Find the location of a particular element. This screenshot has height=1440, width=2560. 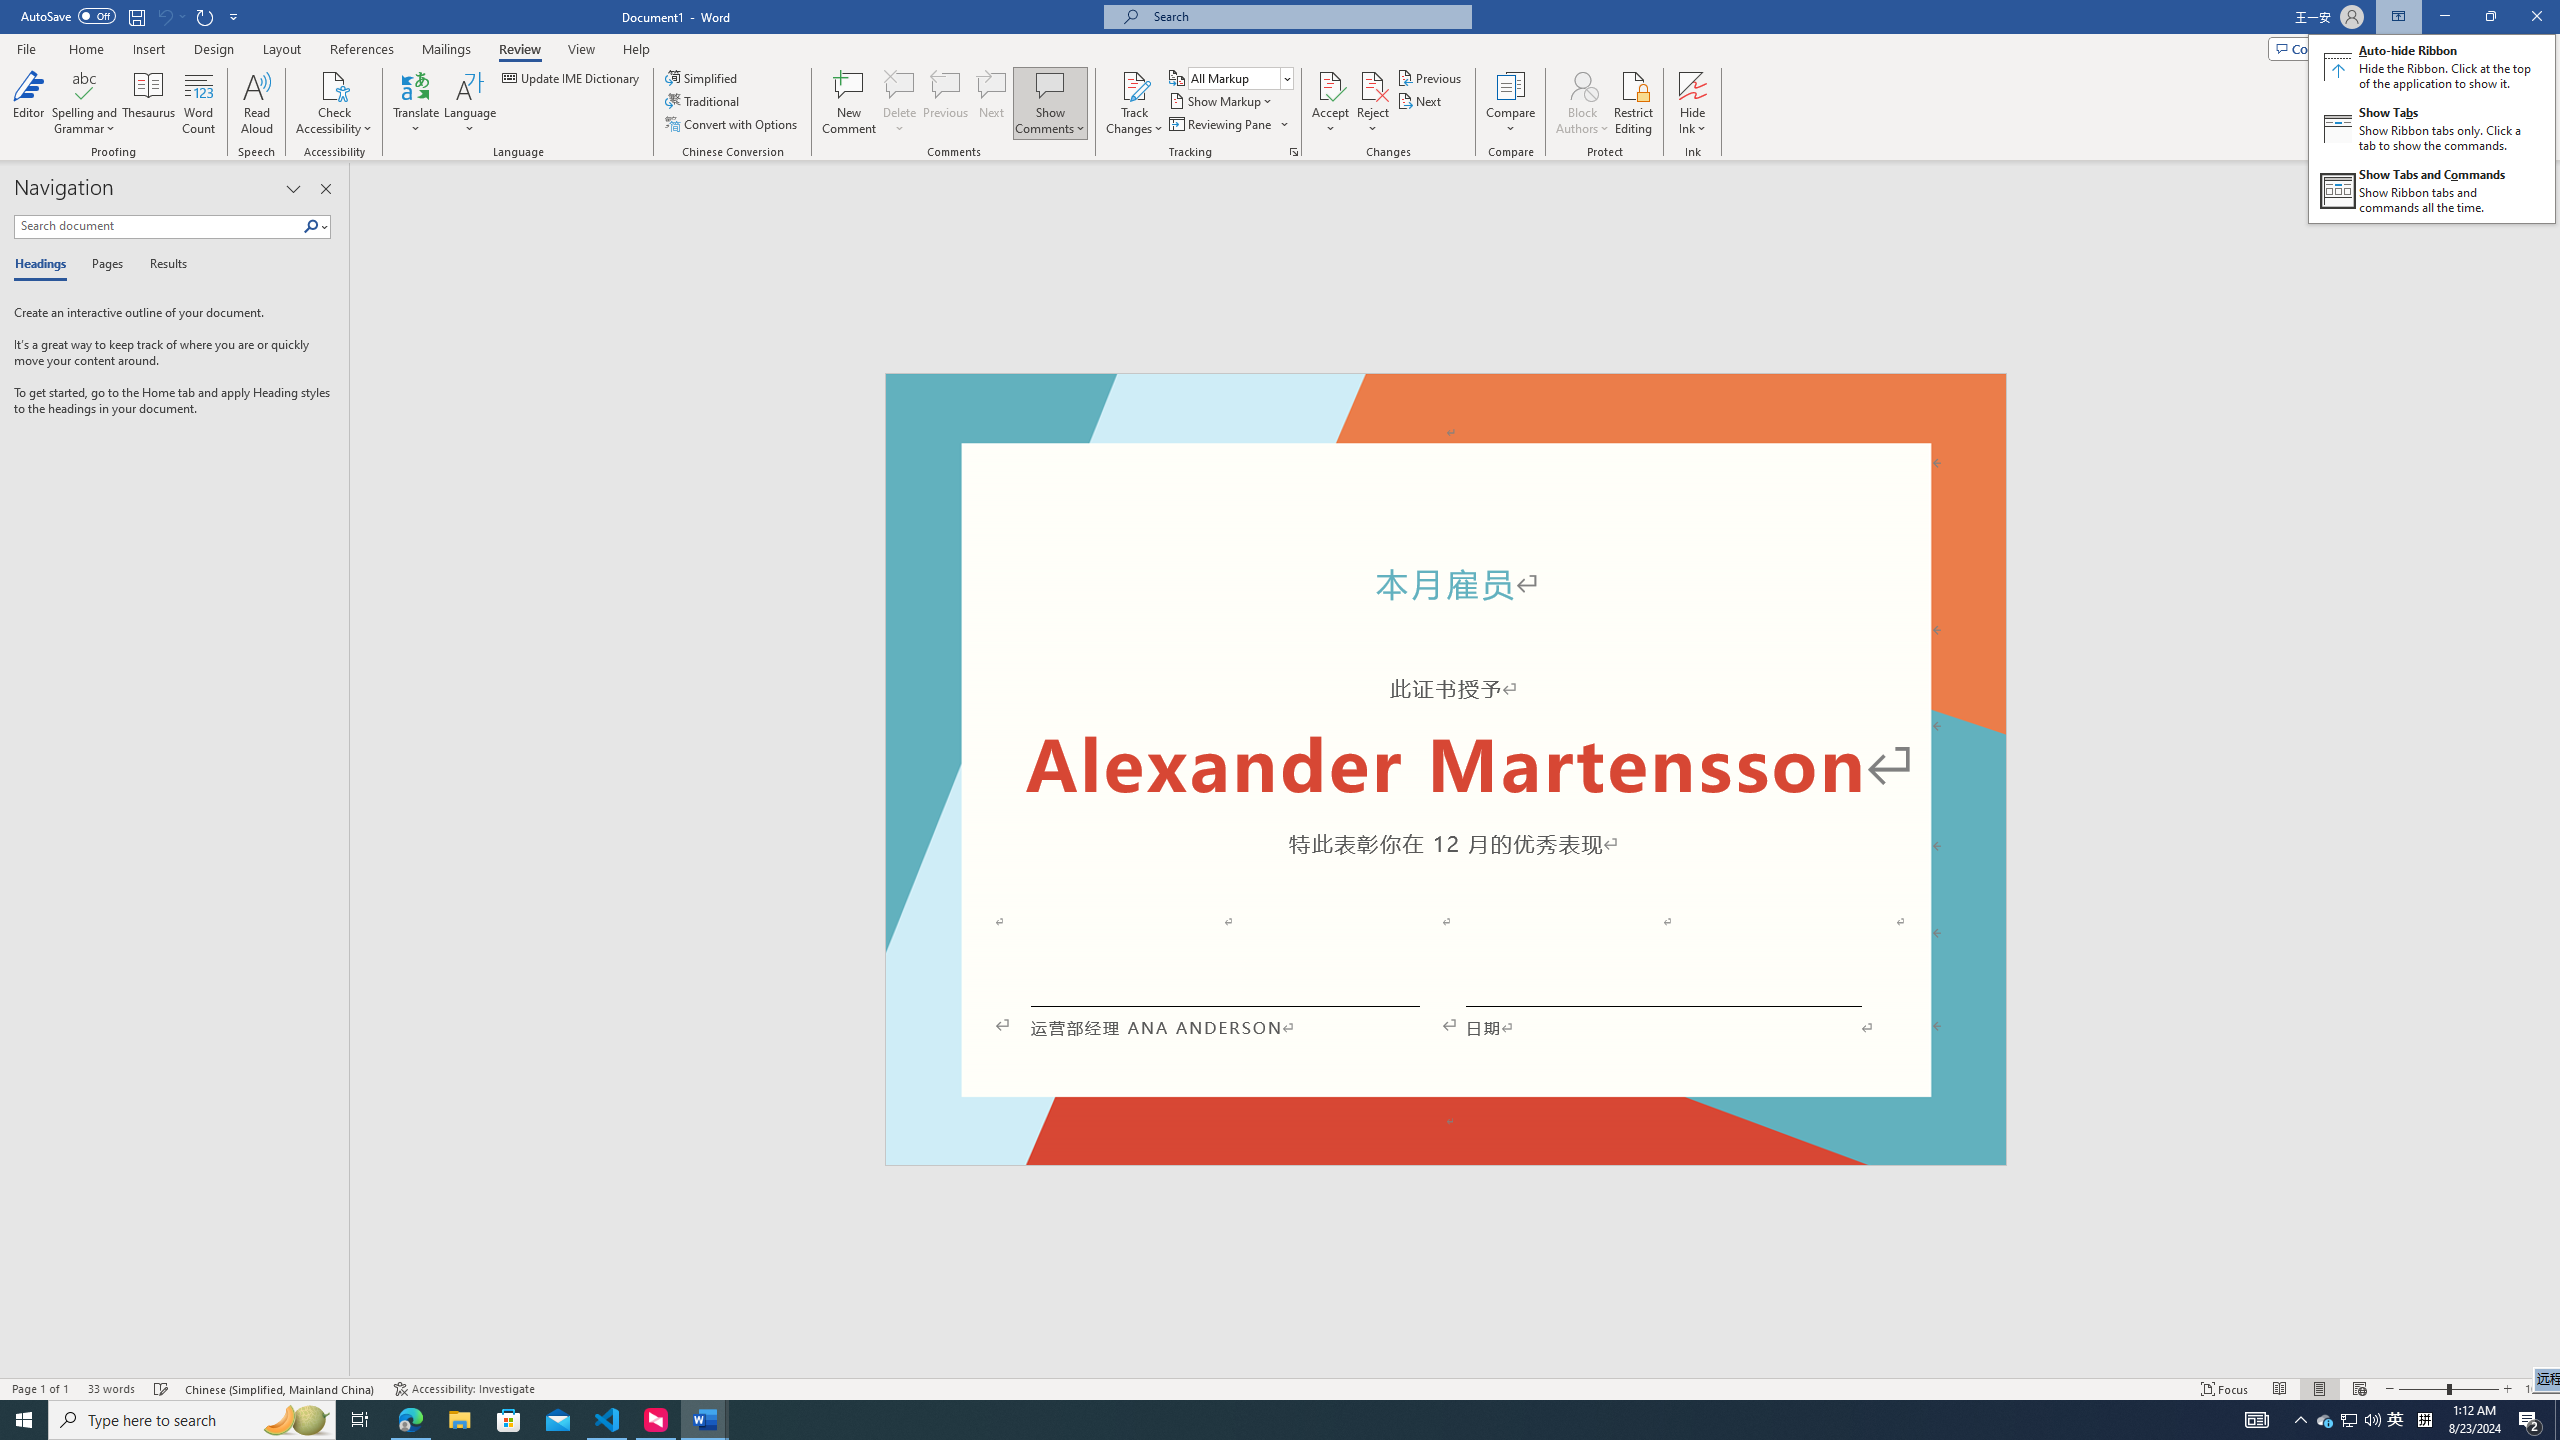

'AutomationID: 4105' is located at coordinates (2255, 1418).